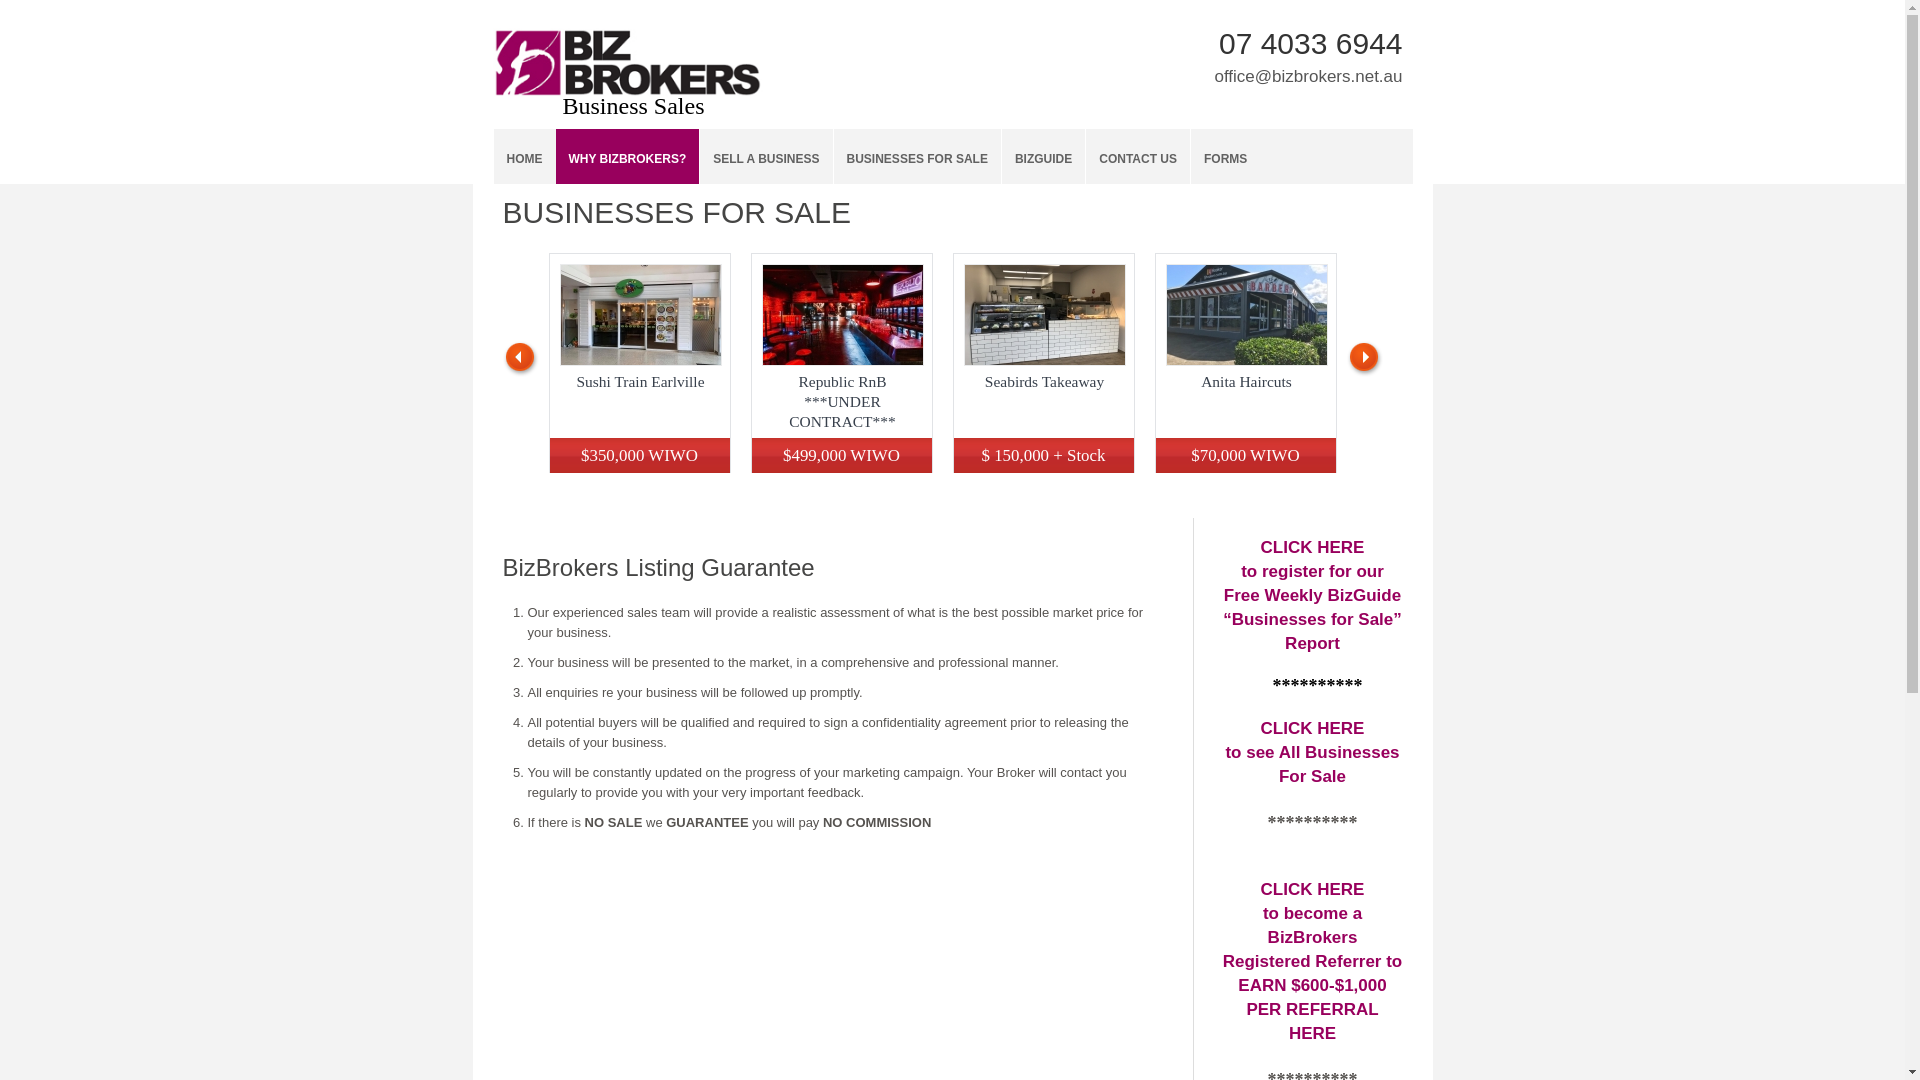 The width and height of the screenshot is (1920, 1080). I want to click on 'office@bizbrokers.net.au', so click(1308, 75).